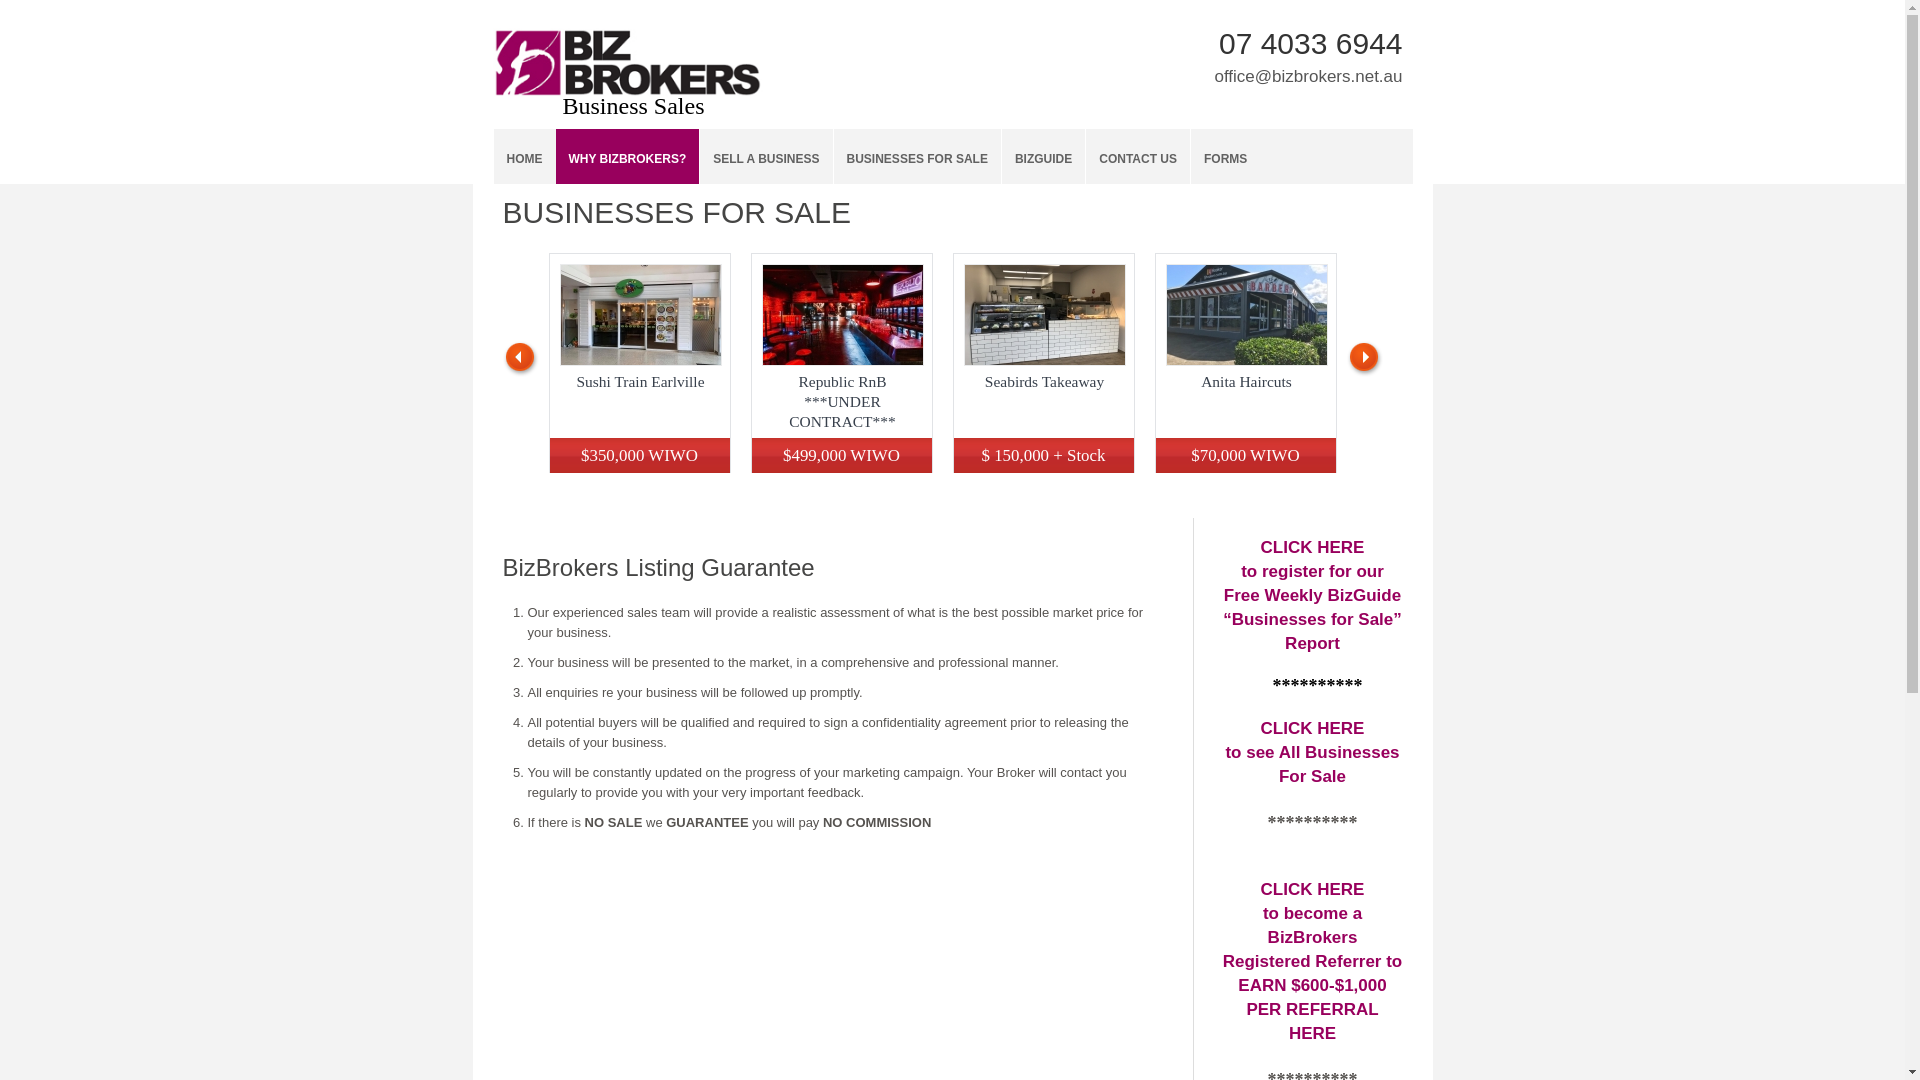 The width and height of the screenshot is (1920, 1080). I want to click on 'office@bizbrokers.net.au', so click(1308, 75).